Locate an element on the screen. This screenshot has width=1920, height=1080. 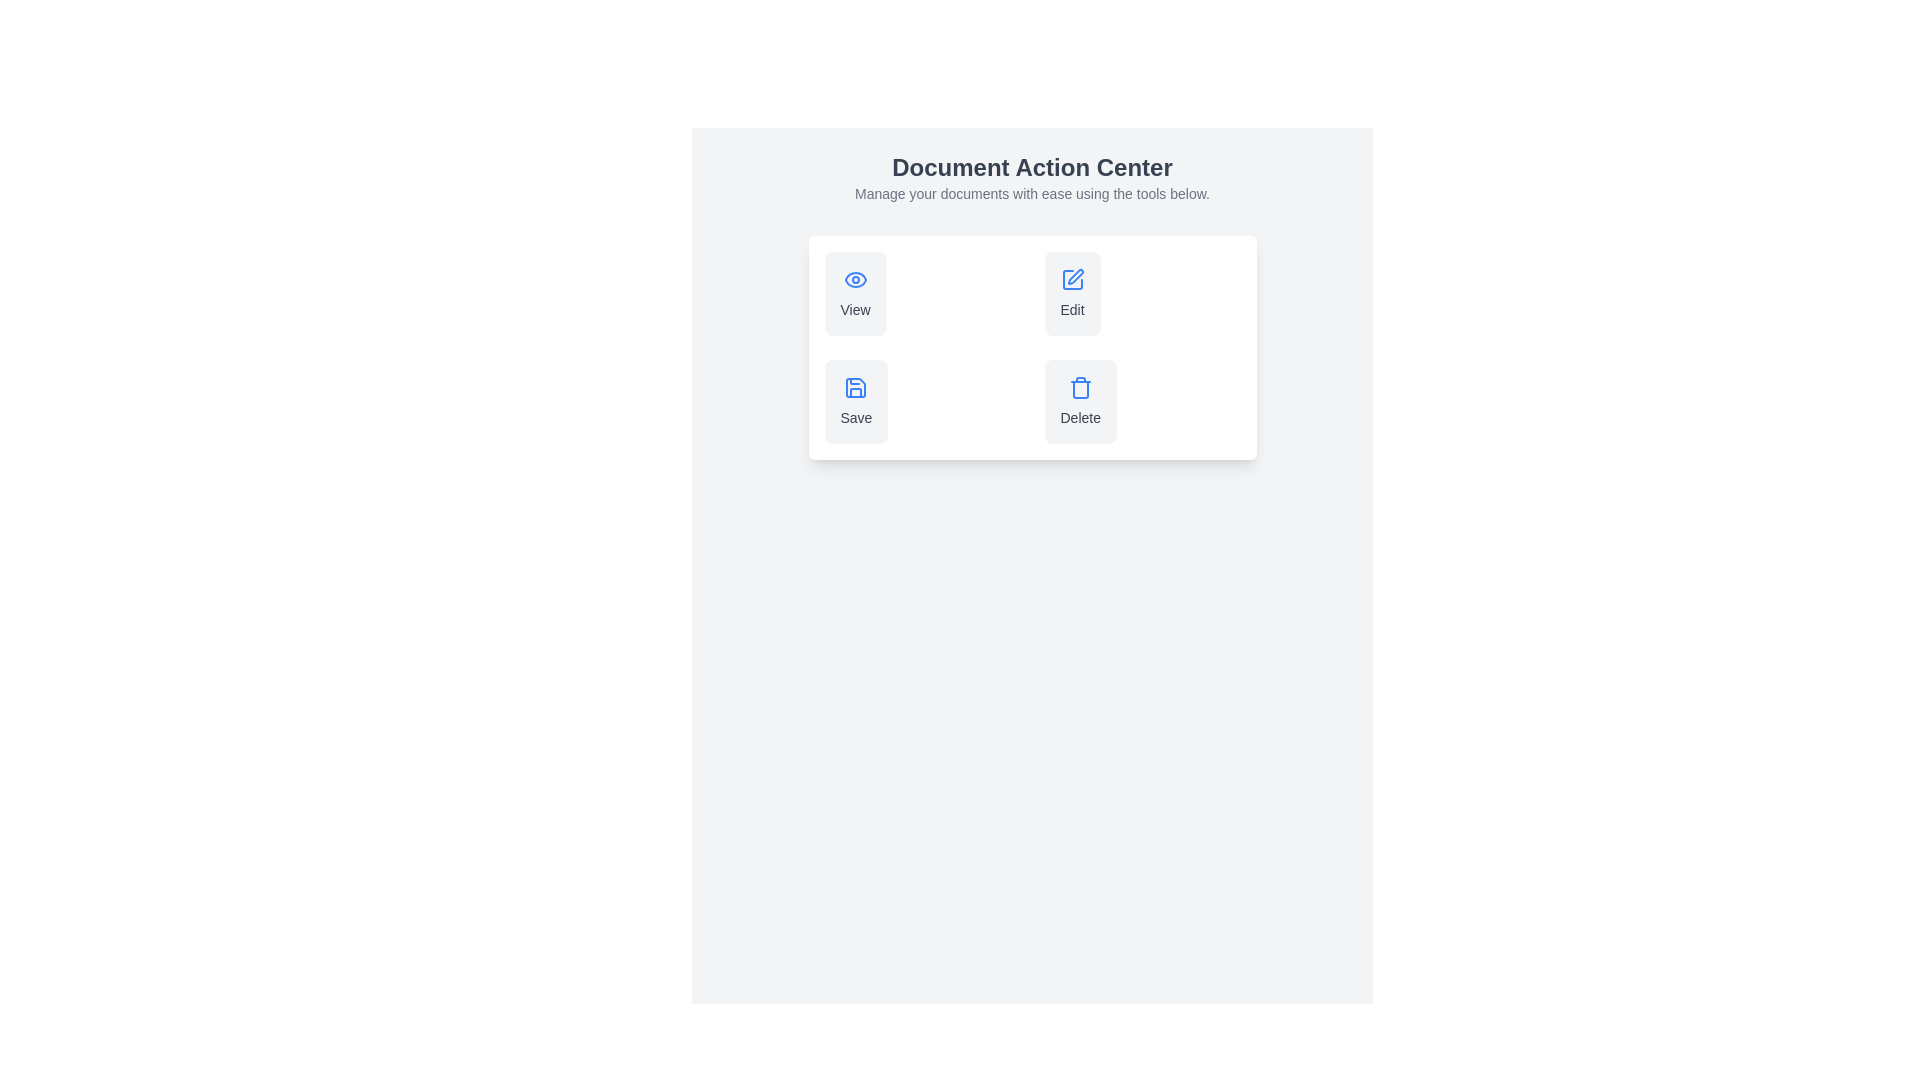
the delete button located at the bottom-right corner of the grid is located at coordinates (1142, 401).